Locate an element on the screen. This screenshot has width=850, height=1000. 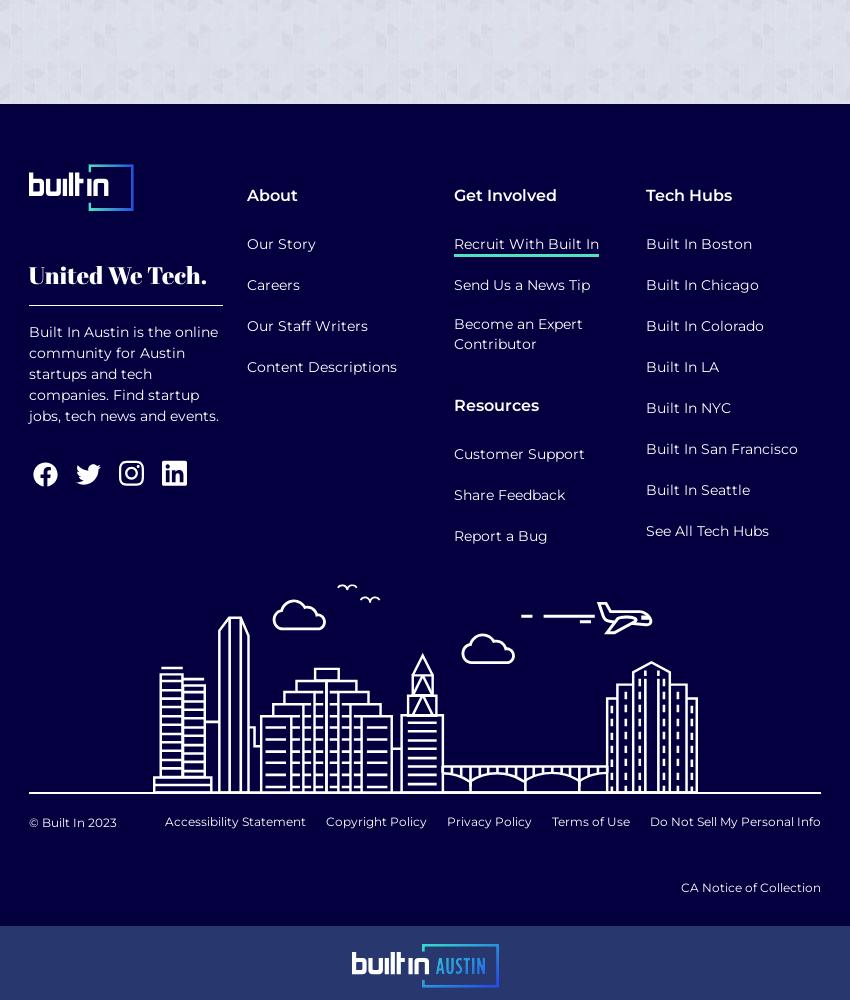
'Terms of Use' is located at coordinates (591, 820).